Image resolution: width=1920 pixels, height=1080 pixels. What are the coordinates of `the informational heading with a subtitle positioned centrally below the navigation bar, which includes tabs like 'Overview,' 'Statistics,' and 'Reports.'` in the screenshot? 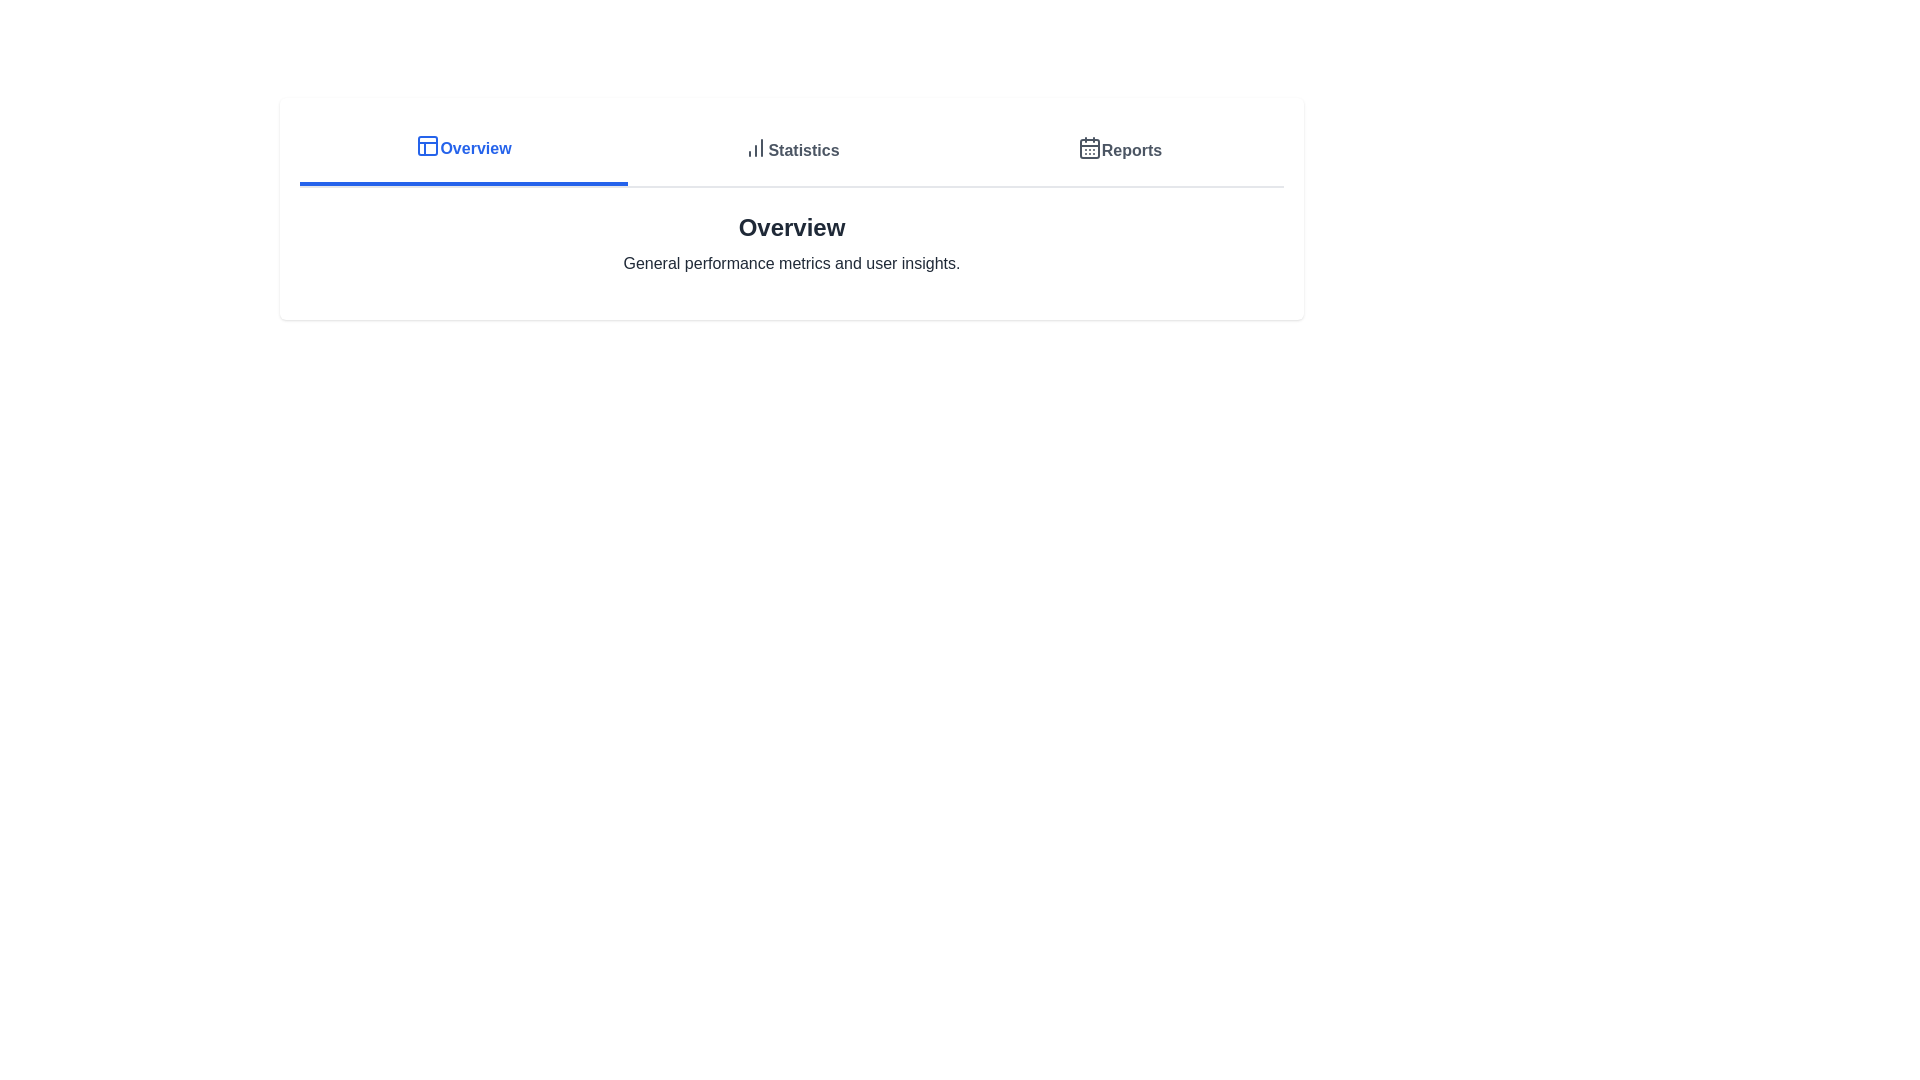 It's located at (791, 242).